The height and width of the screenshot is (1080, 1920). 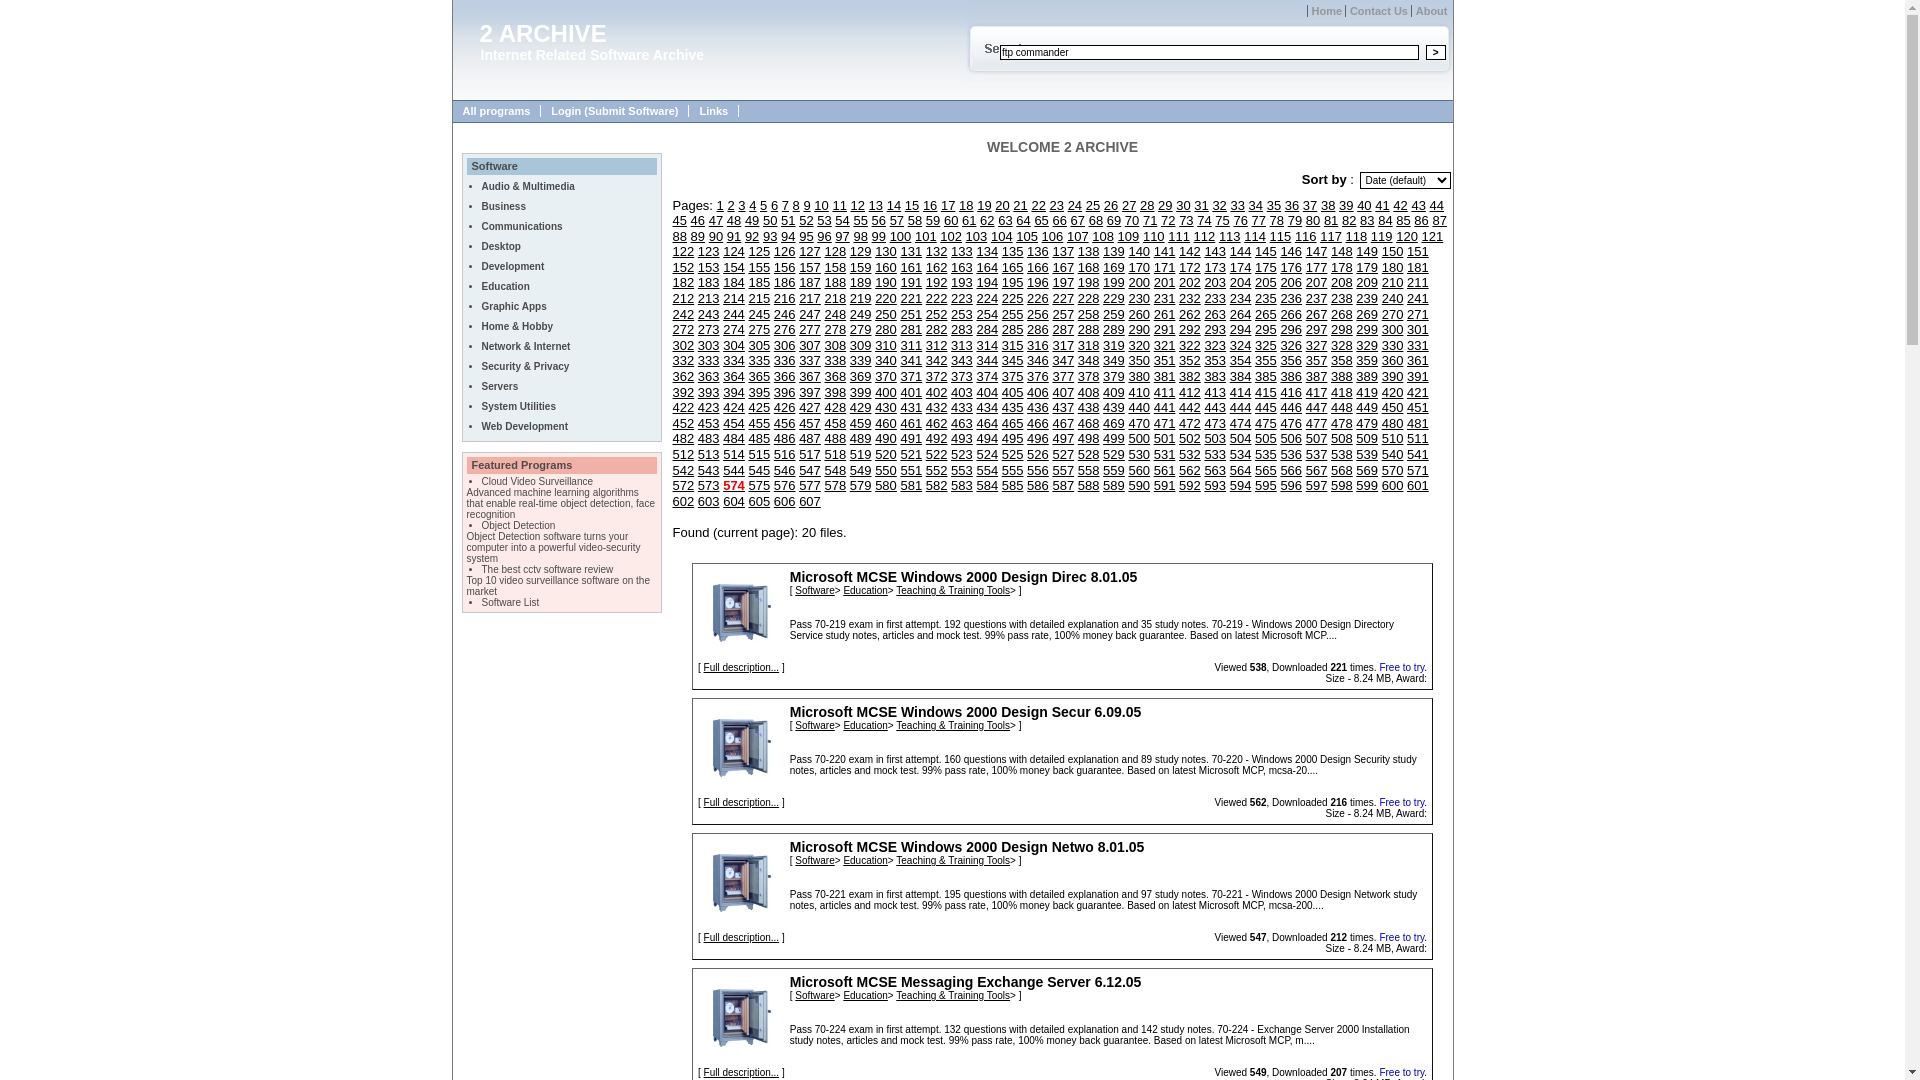 I want to click on '150', so click(x=1391, y=250).